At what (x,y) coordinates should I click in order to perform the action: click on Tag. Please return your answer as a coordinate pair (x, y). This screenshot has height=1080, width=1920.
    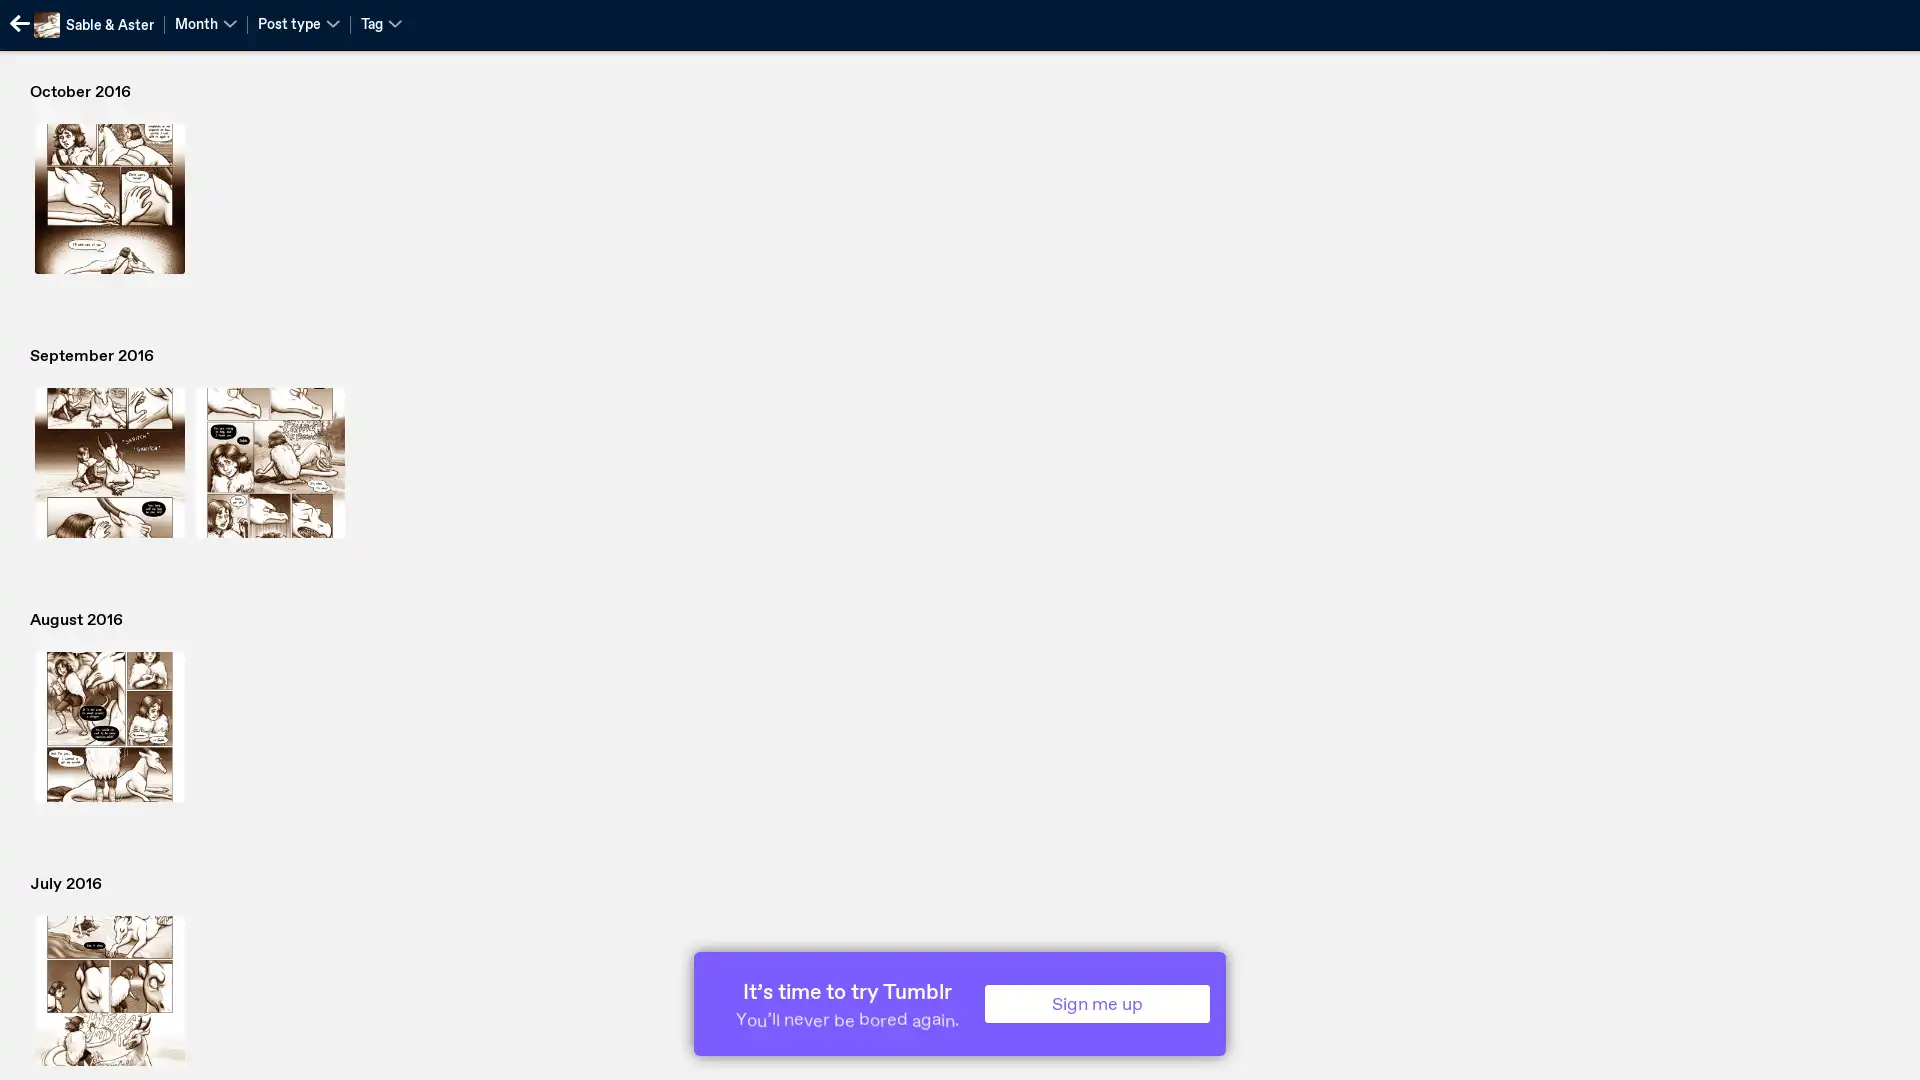
    Looking at the image, I should click on (381, 23).